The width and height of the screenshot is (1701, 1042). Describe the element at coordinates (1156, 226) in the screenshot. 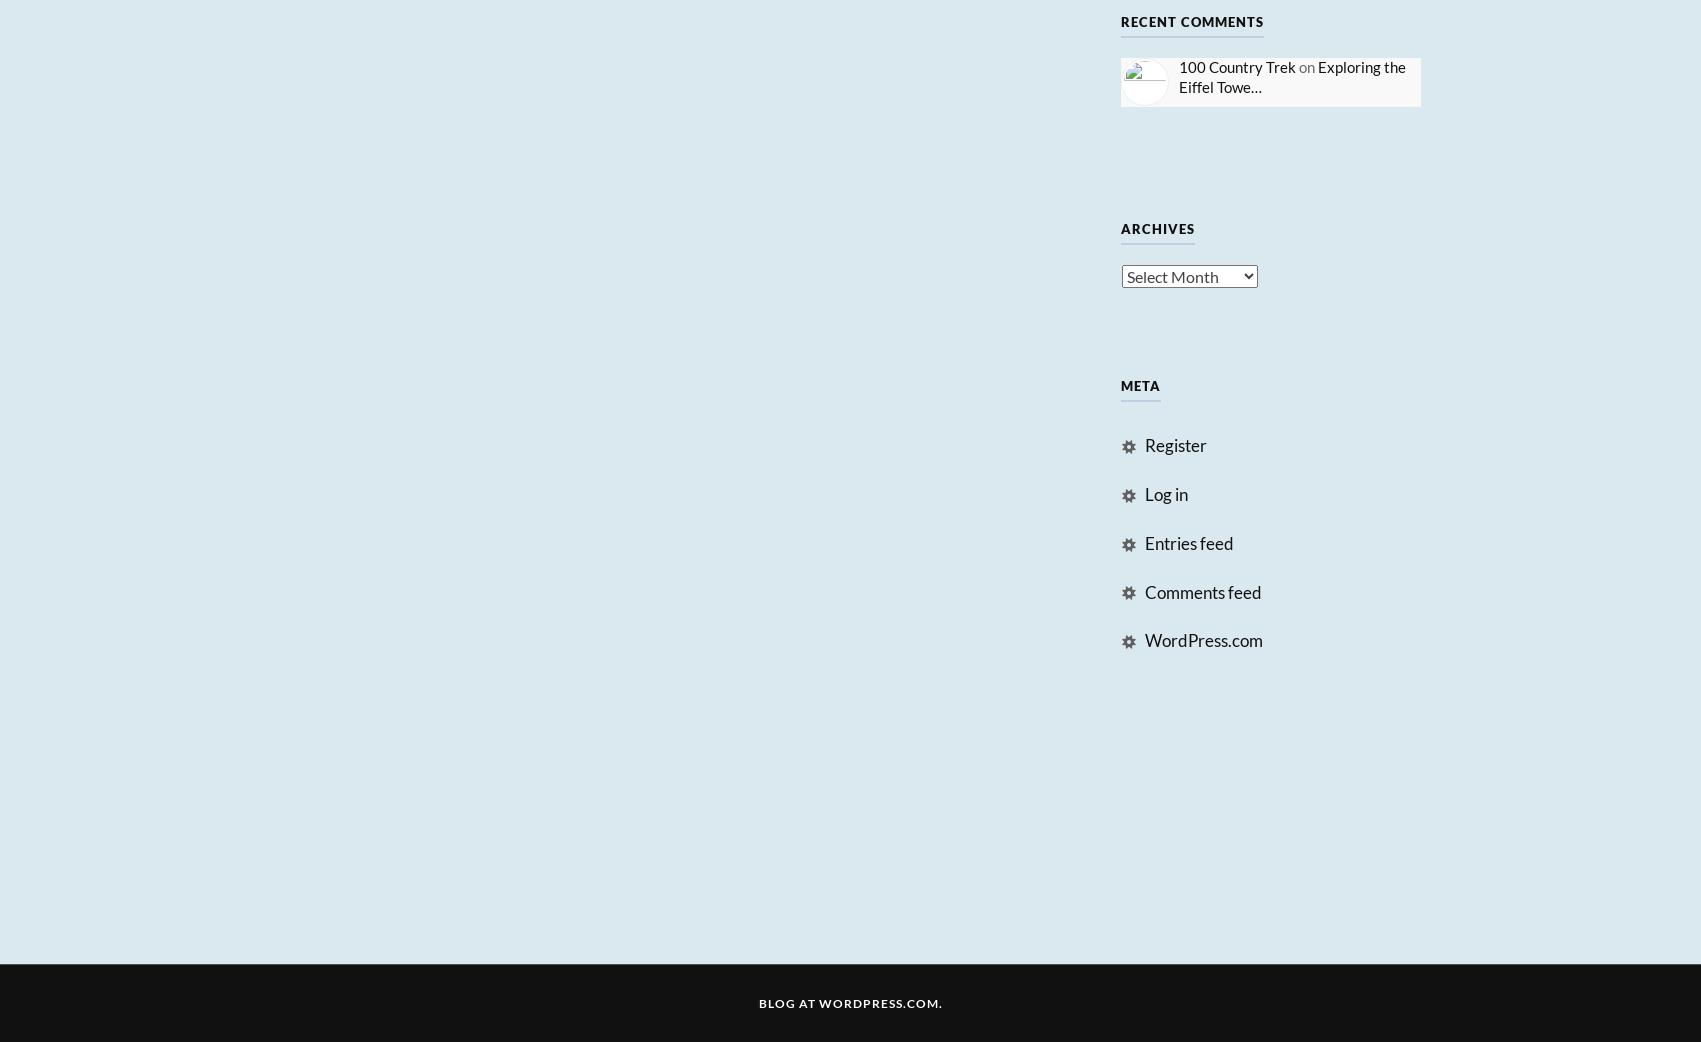

I see `'Archives'` at that location.